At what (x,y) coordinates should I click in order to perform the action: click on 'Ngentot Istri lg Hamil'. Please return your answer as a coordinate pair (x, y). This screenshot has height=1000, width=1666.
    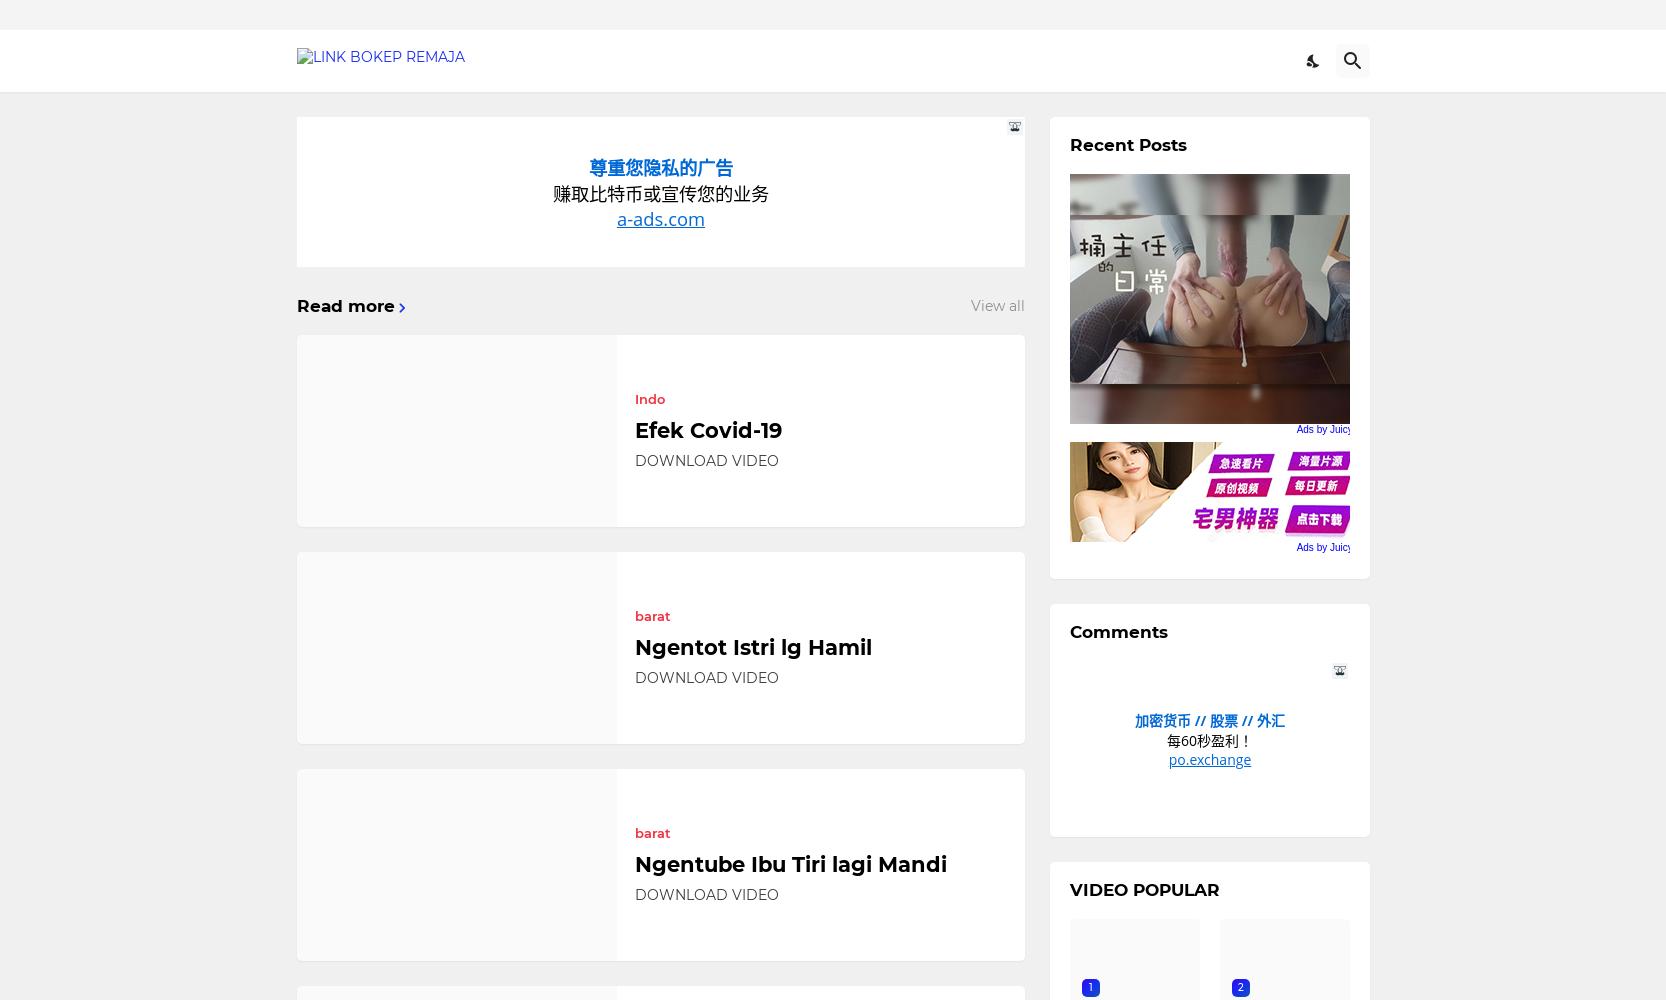
    Looking at the image, I should click on (752, 647).